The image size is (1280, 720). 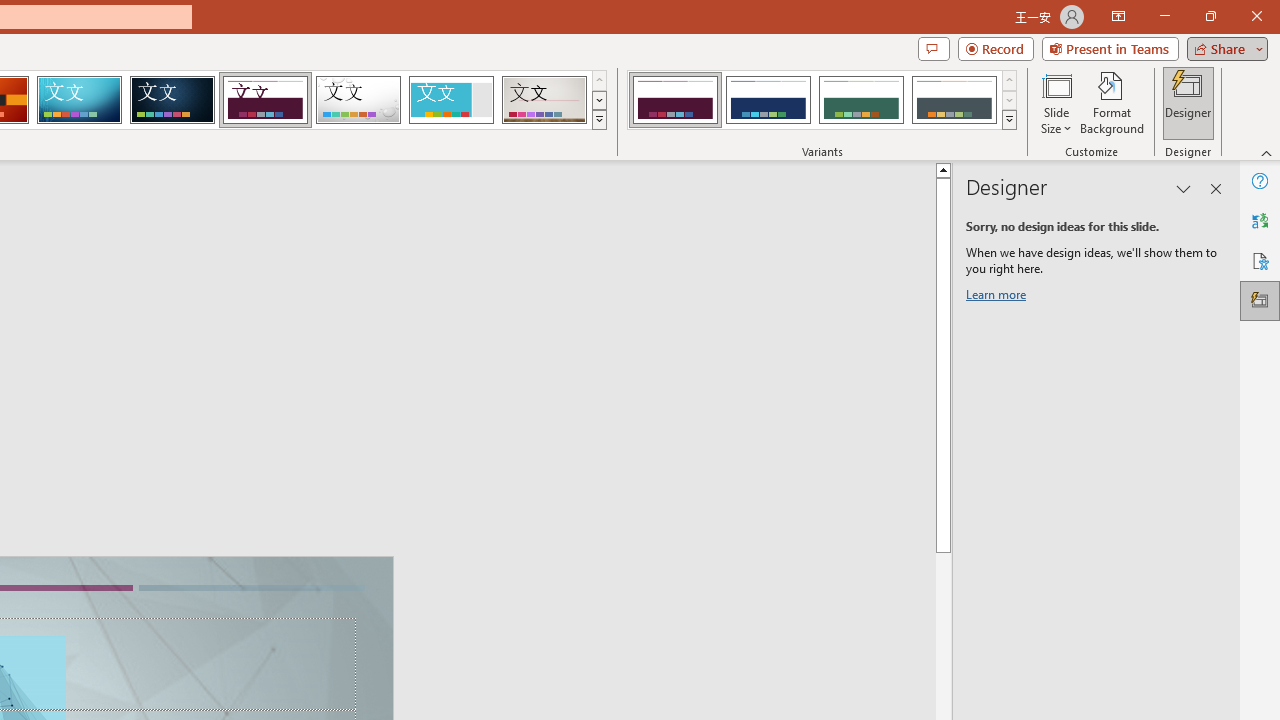 What do you see at coordinates (675, 100) in the screenshot?
I see `'Dividend Variant 1'` at bounding box center [675, 100].